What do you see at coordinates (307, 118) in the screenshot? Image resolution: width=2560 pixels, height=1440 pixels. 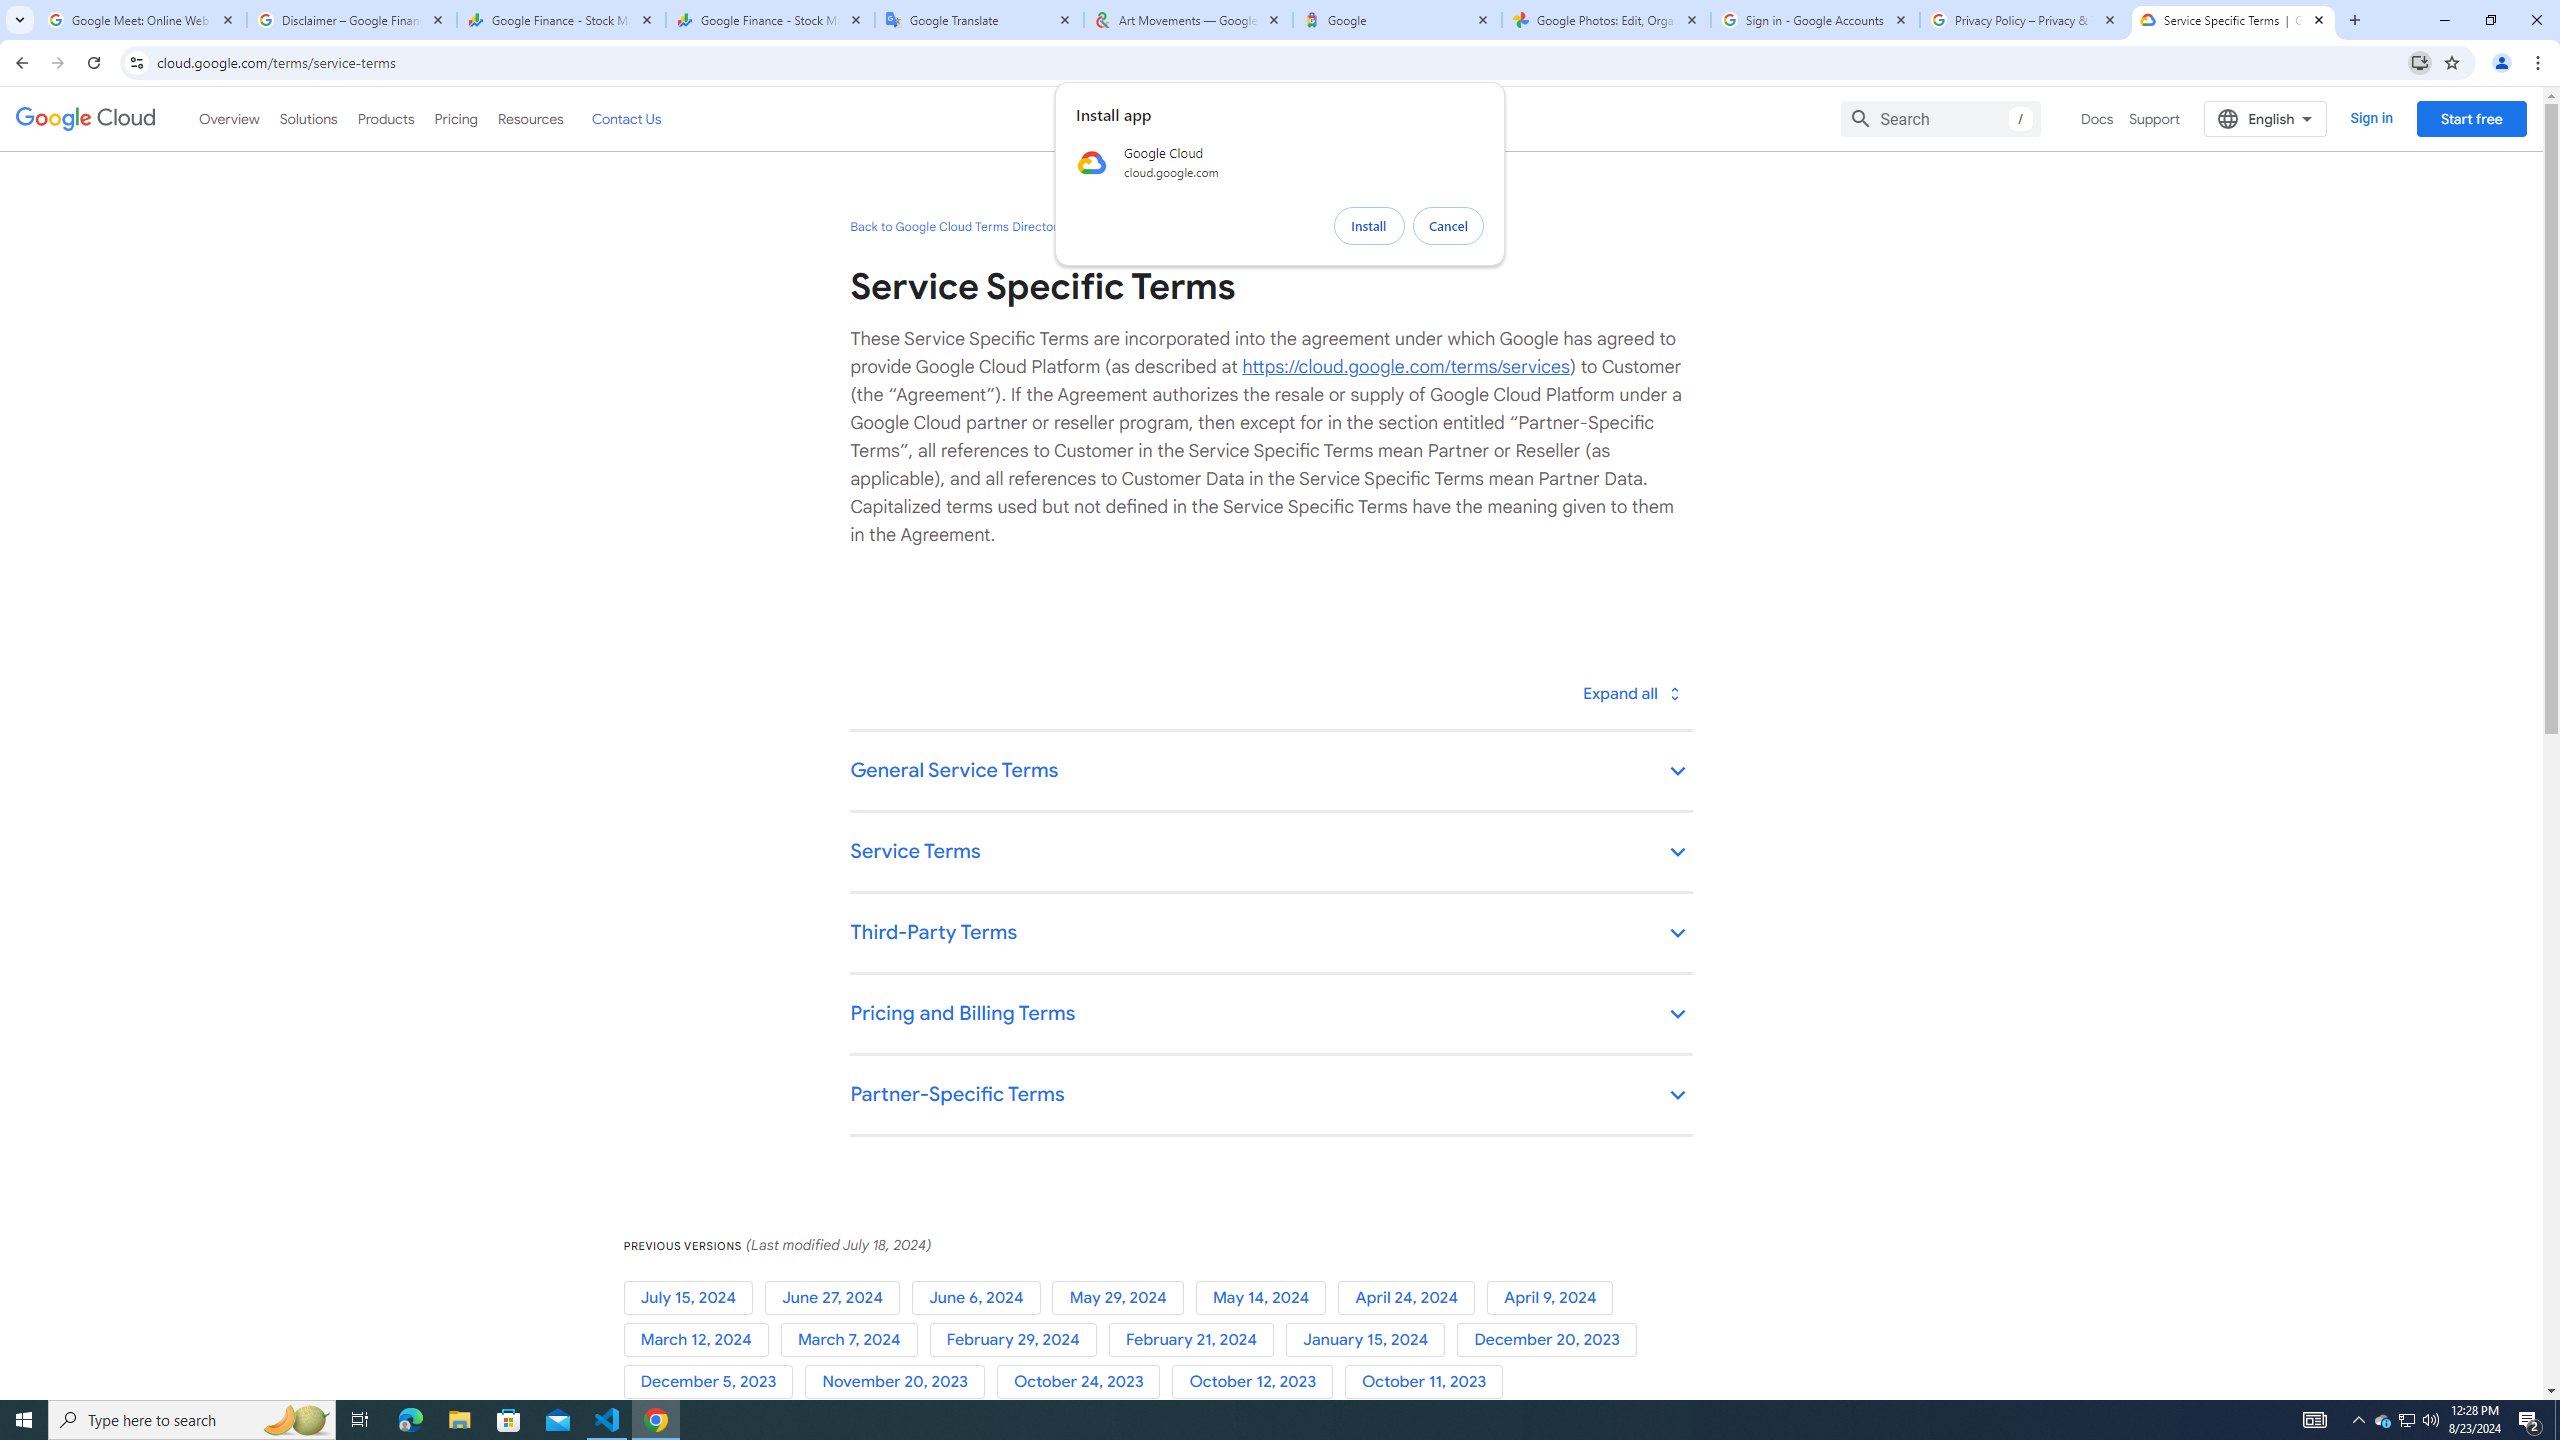 I see `'Solutions'` at bounding box center [307, 118].